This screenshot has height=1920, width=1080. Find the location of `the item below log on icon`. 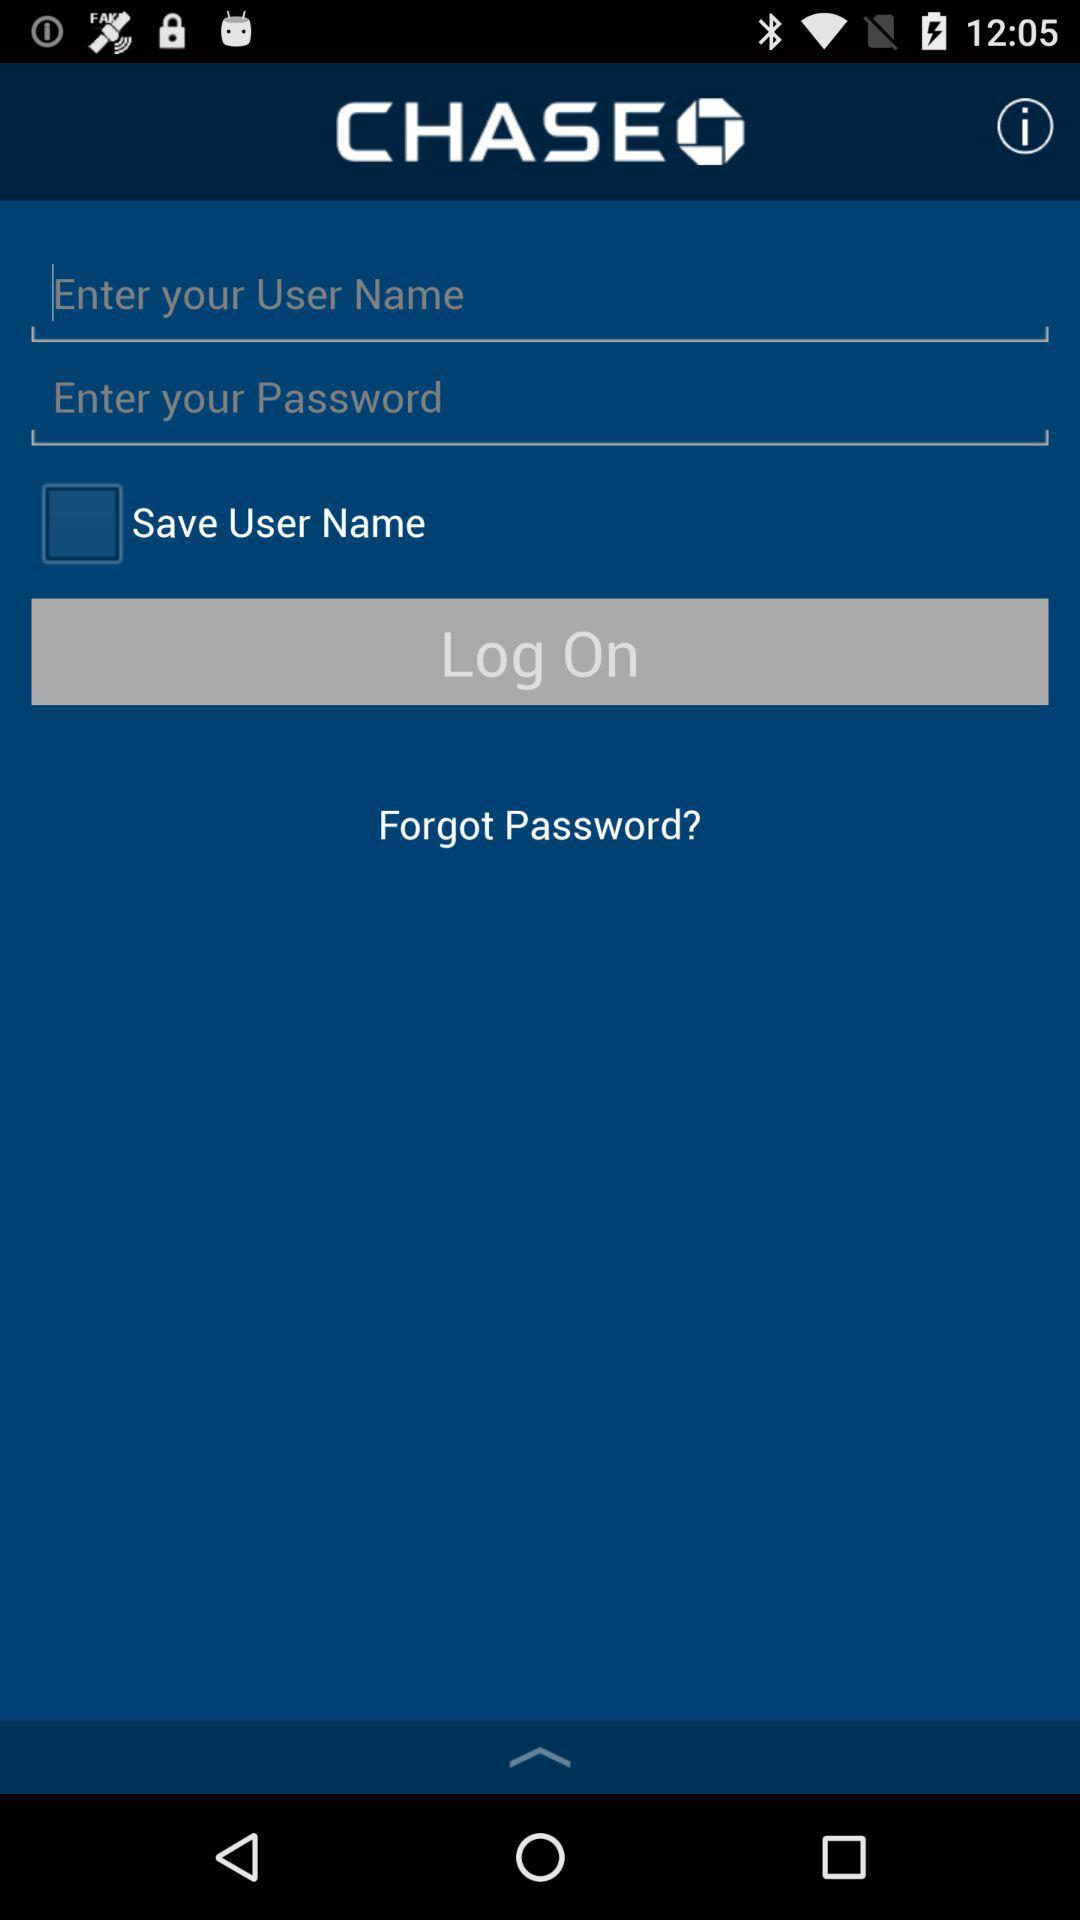

the item below log on icon is located at coordinates (538, 823).